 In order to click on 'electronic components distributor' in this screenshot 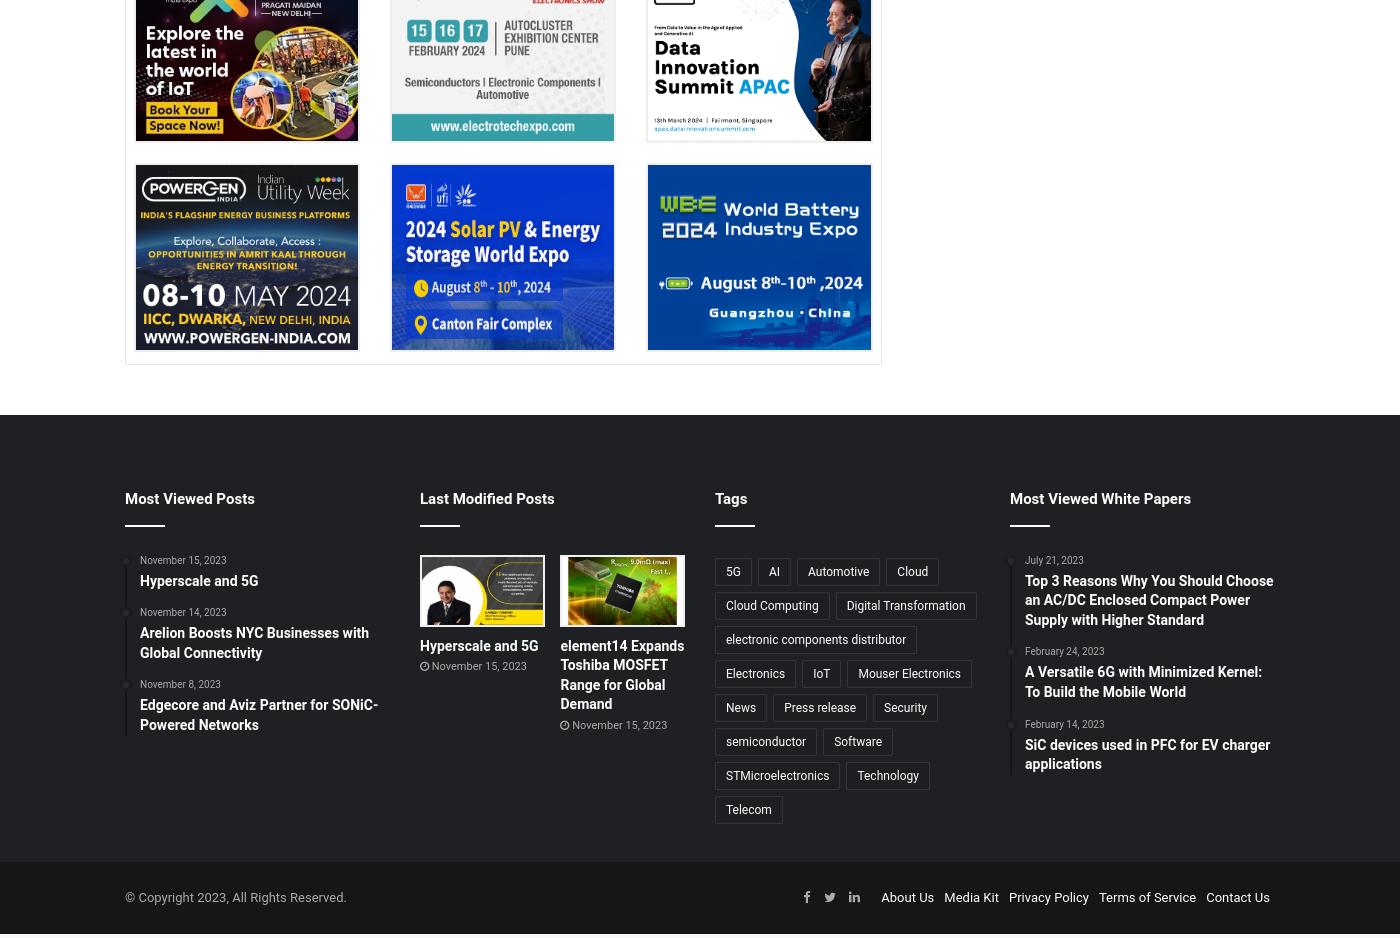, I will do `click(726, 637)`.